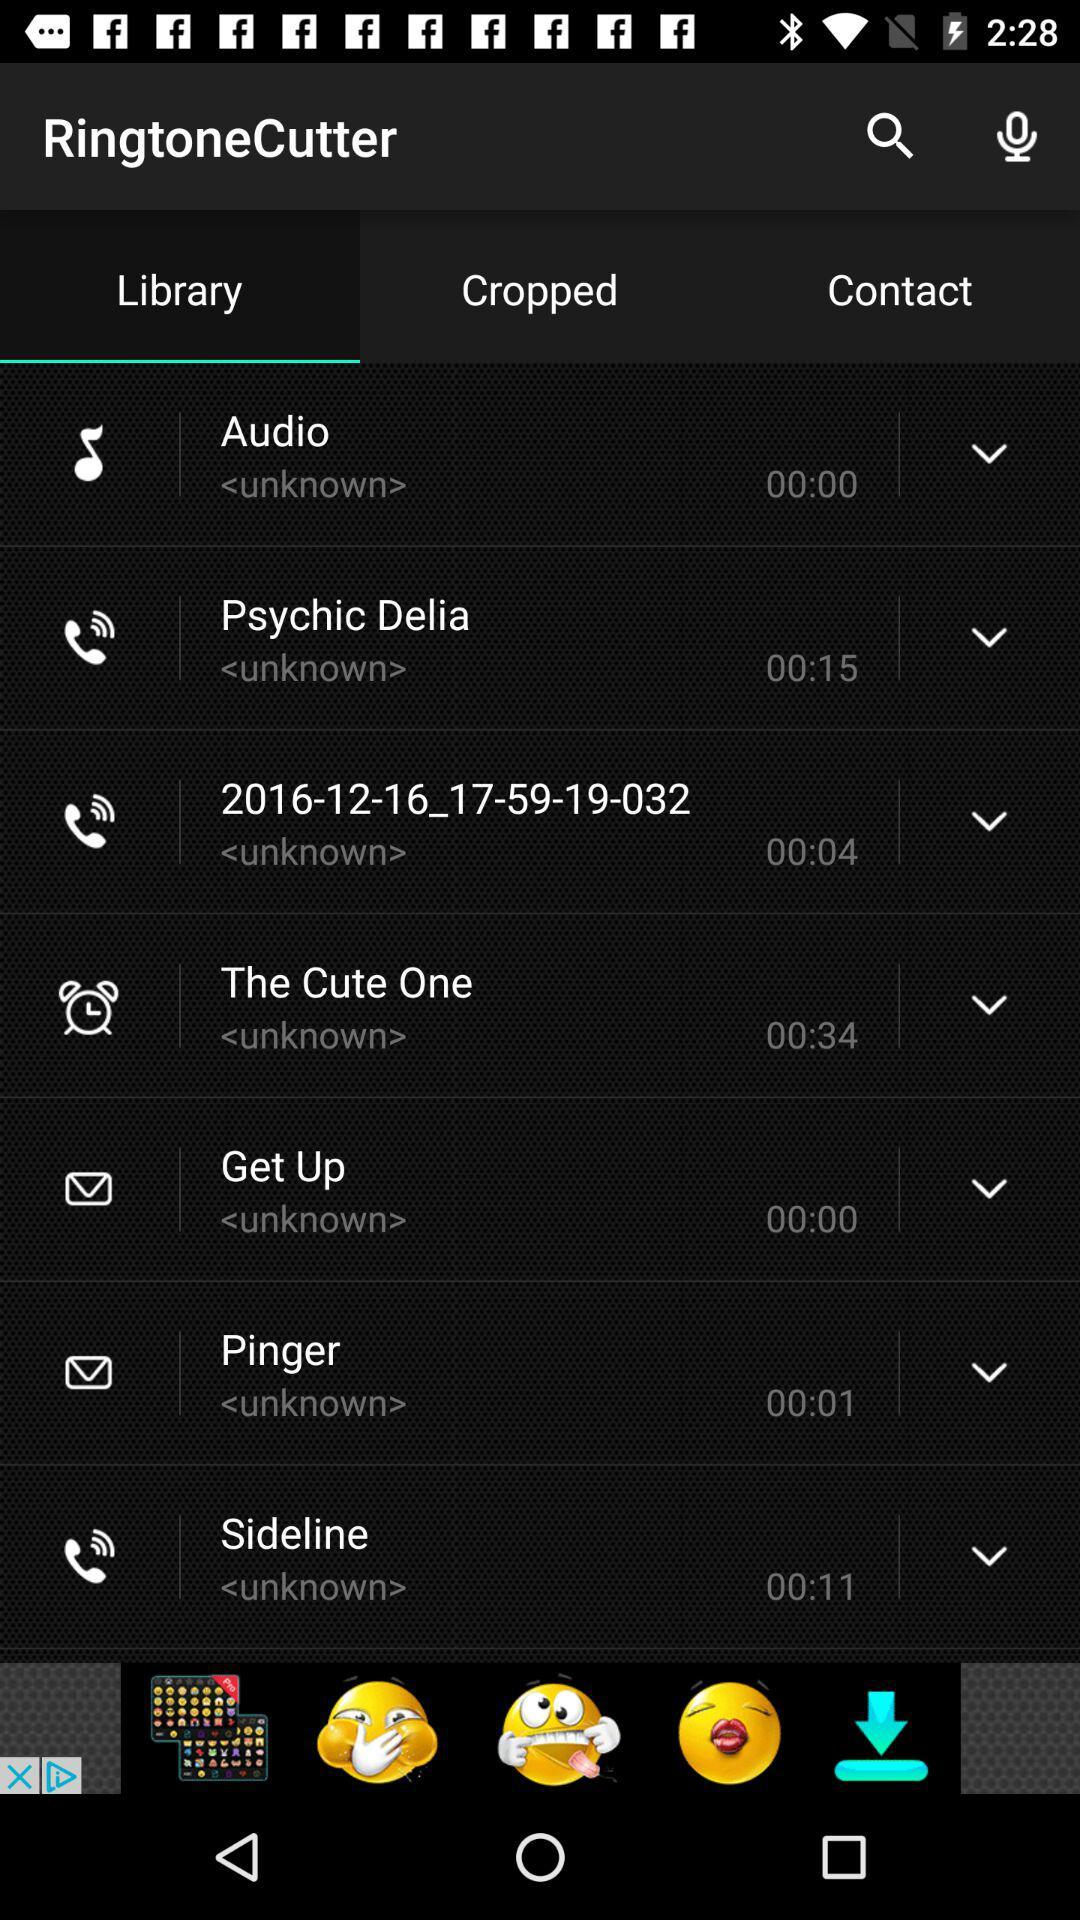 The height and width of the screenshot is (1920, 1080). I want to click on third audio from the top, so click(540, 822).